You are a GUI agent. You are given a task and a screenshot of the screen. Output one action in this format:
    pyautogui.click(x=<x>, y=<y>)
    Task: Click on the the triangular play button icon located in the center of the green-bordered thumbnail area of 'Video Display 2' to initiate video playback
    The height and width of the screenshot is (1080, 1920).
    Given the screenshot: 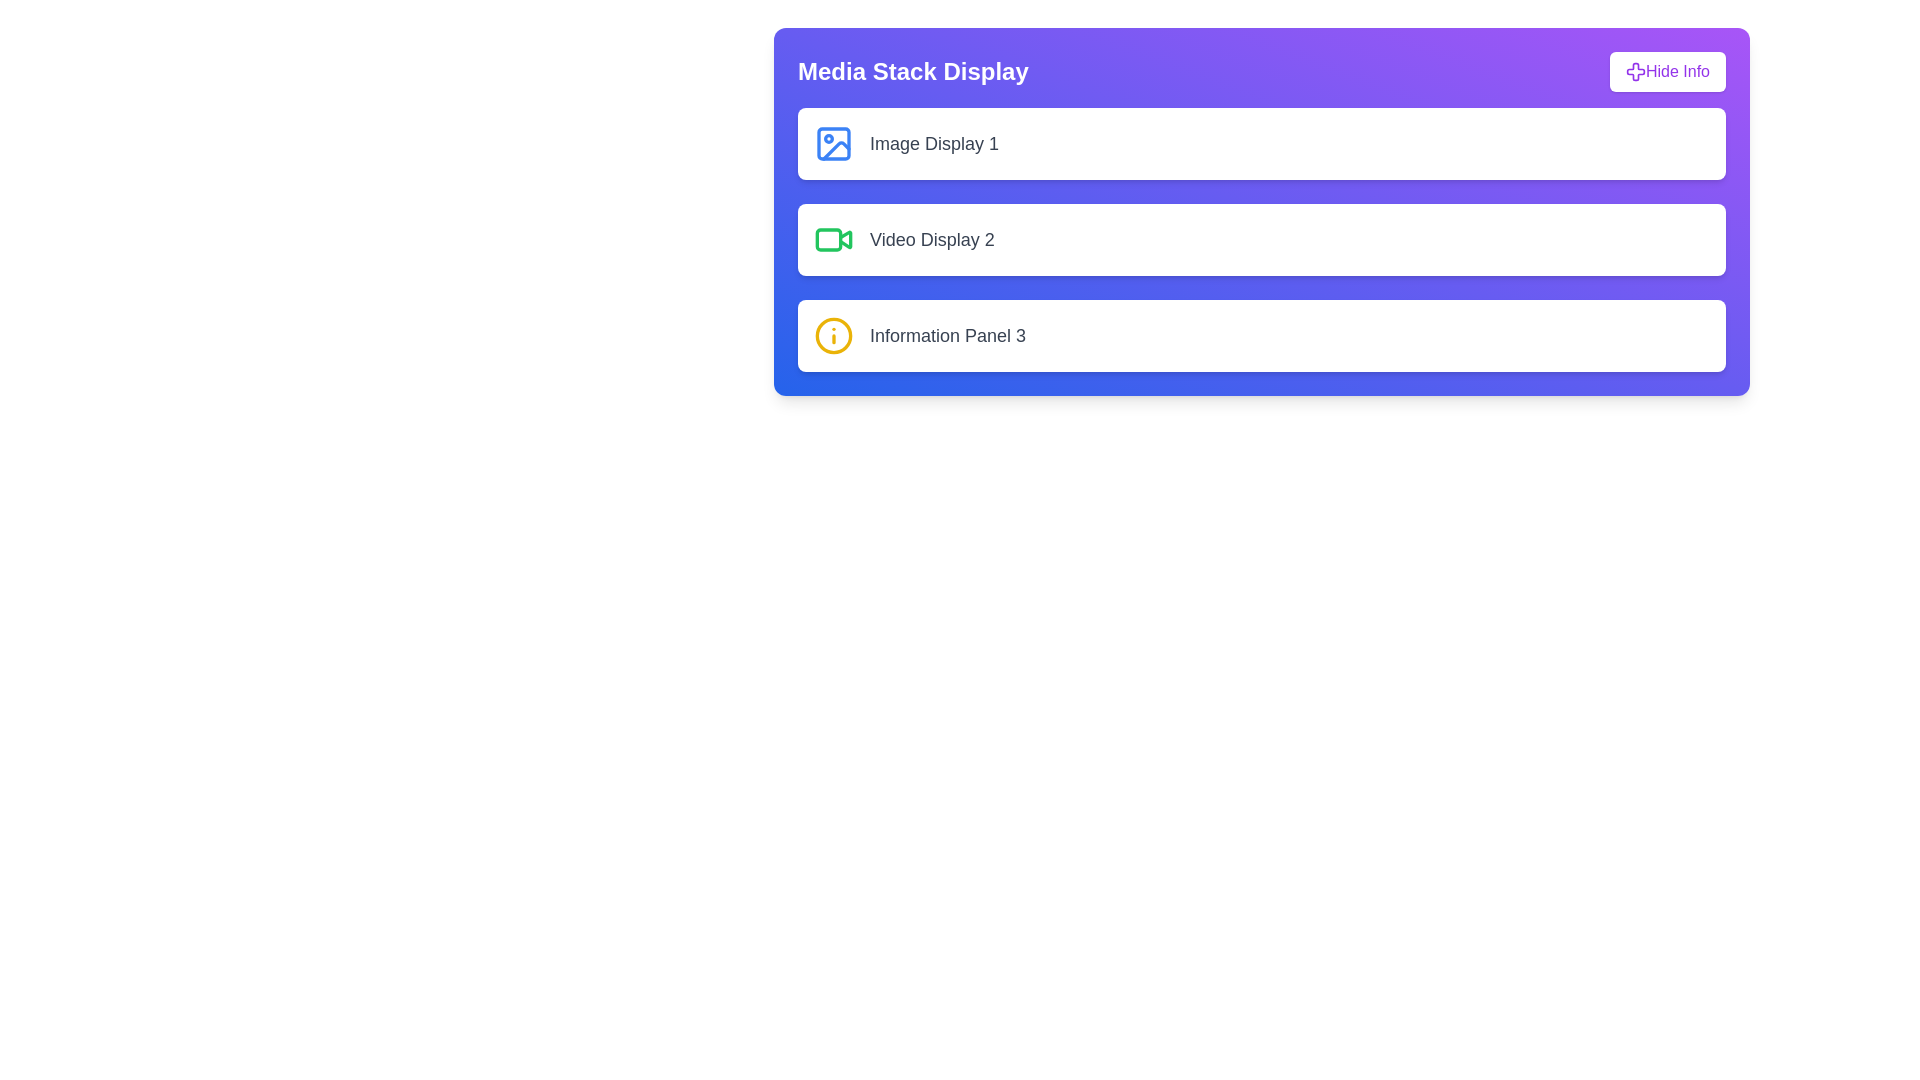 What is the action you would take?
    pyautogui.click(x=845, y=238)
    